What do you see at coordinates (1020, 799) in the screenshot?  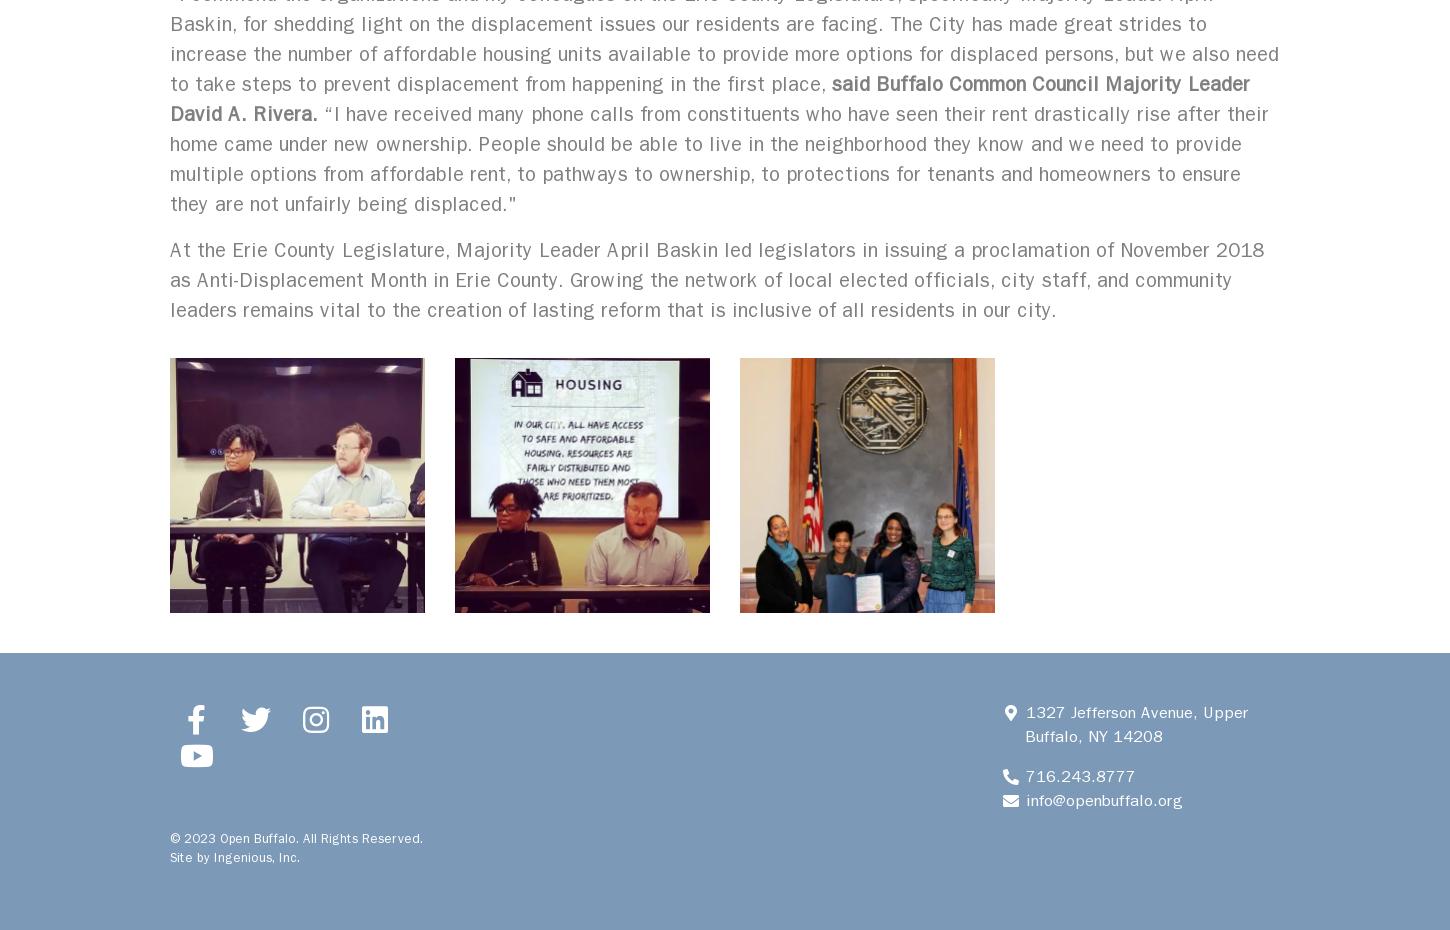 I see `'info@openbuffalo.org'` at bounding box center [1020, 799].